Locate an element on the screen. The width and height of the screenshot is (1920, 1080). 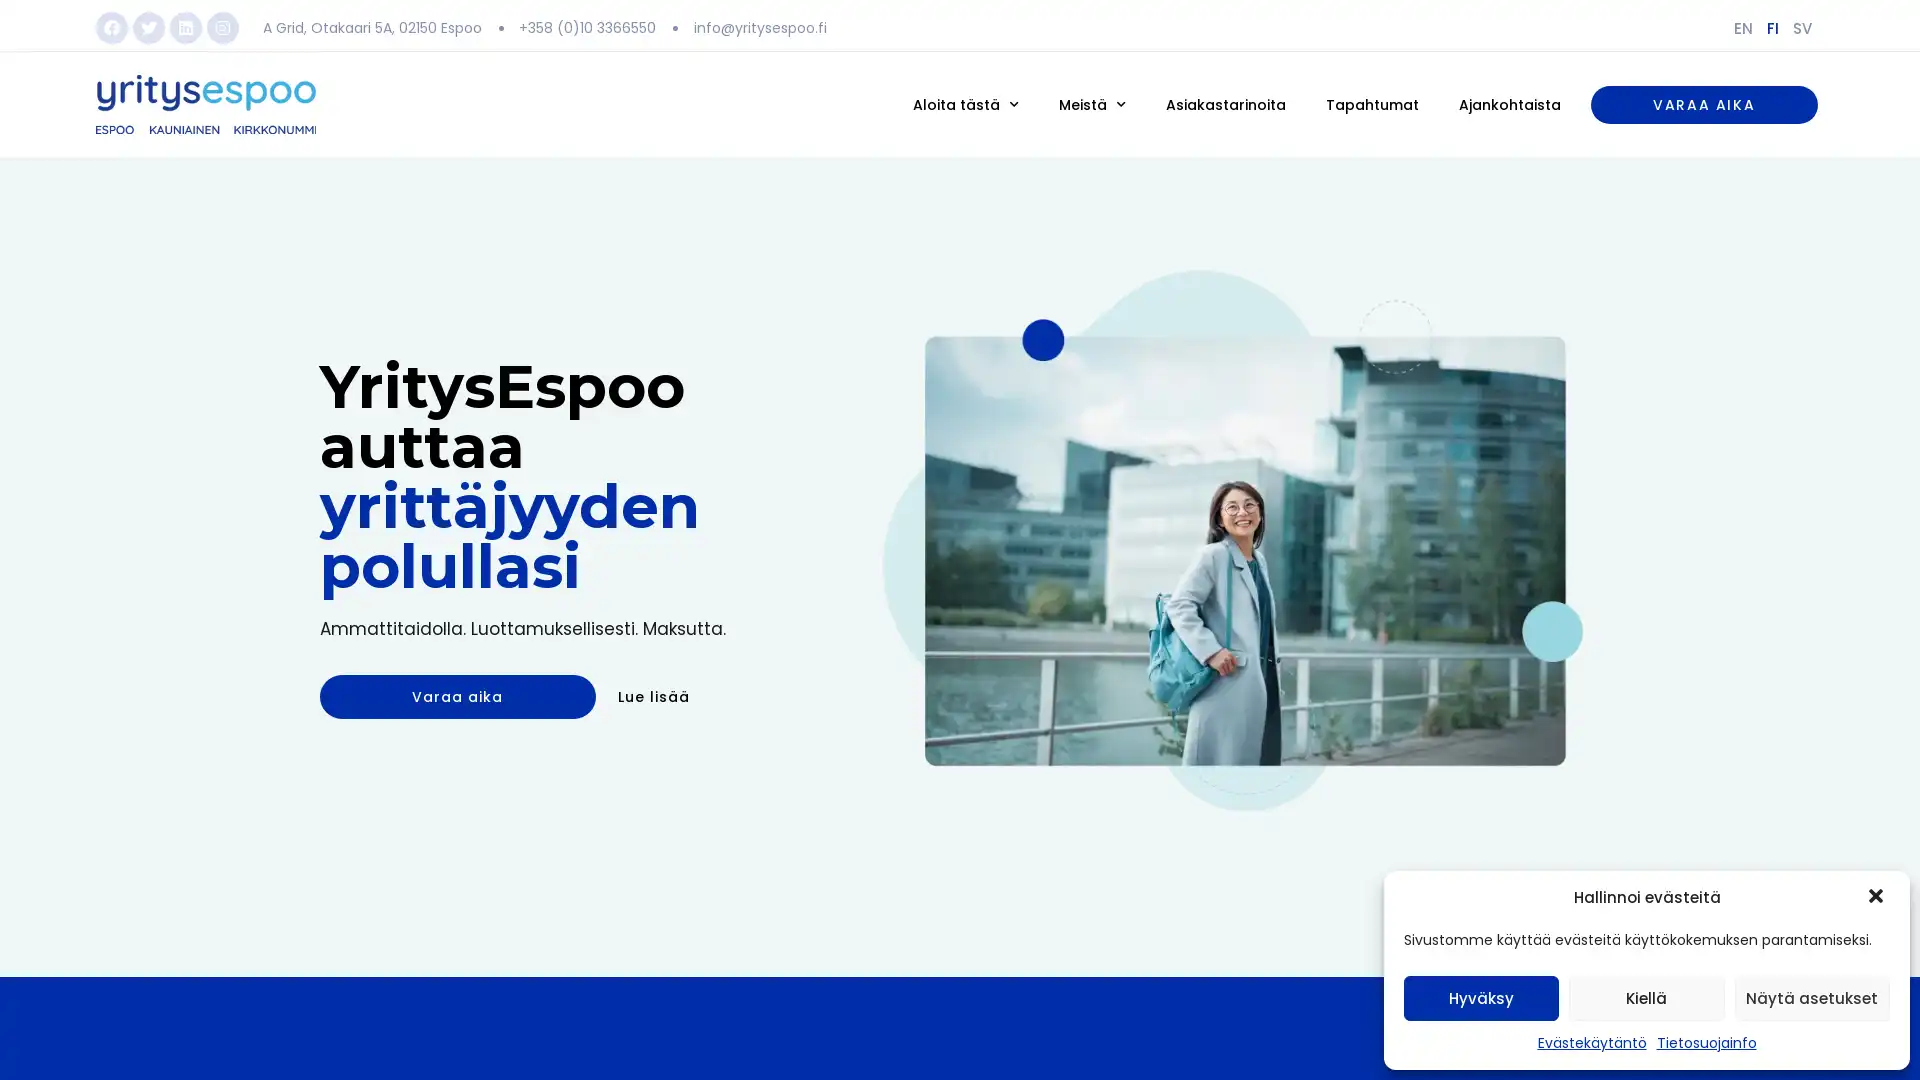
Hyvaksy is located at coordinates (1481, 998).